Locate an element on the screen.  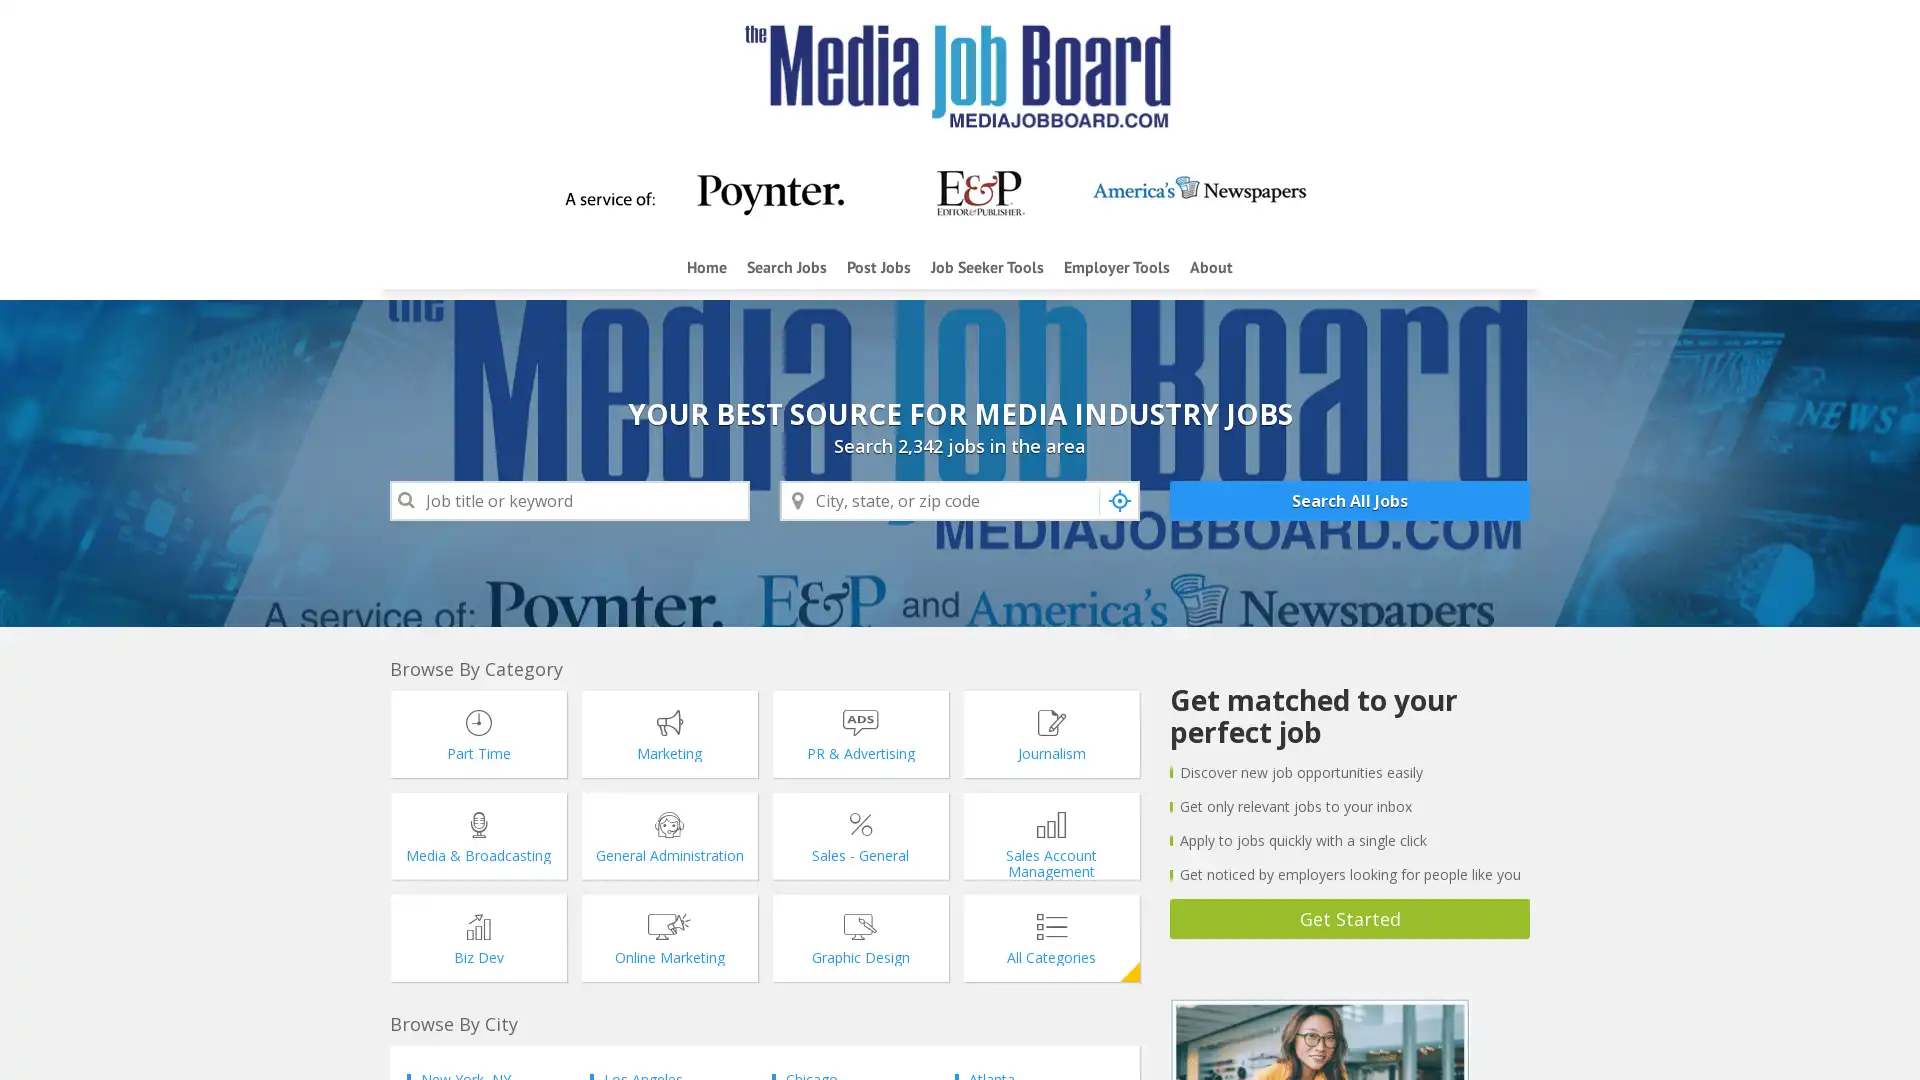
Search All Jobs is located at coordinates (1349, 500).